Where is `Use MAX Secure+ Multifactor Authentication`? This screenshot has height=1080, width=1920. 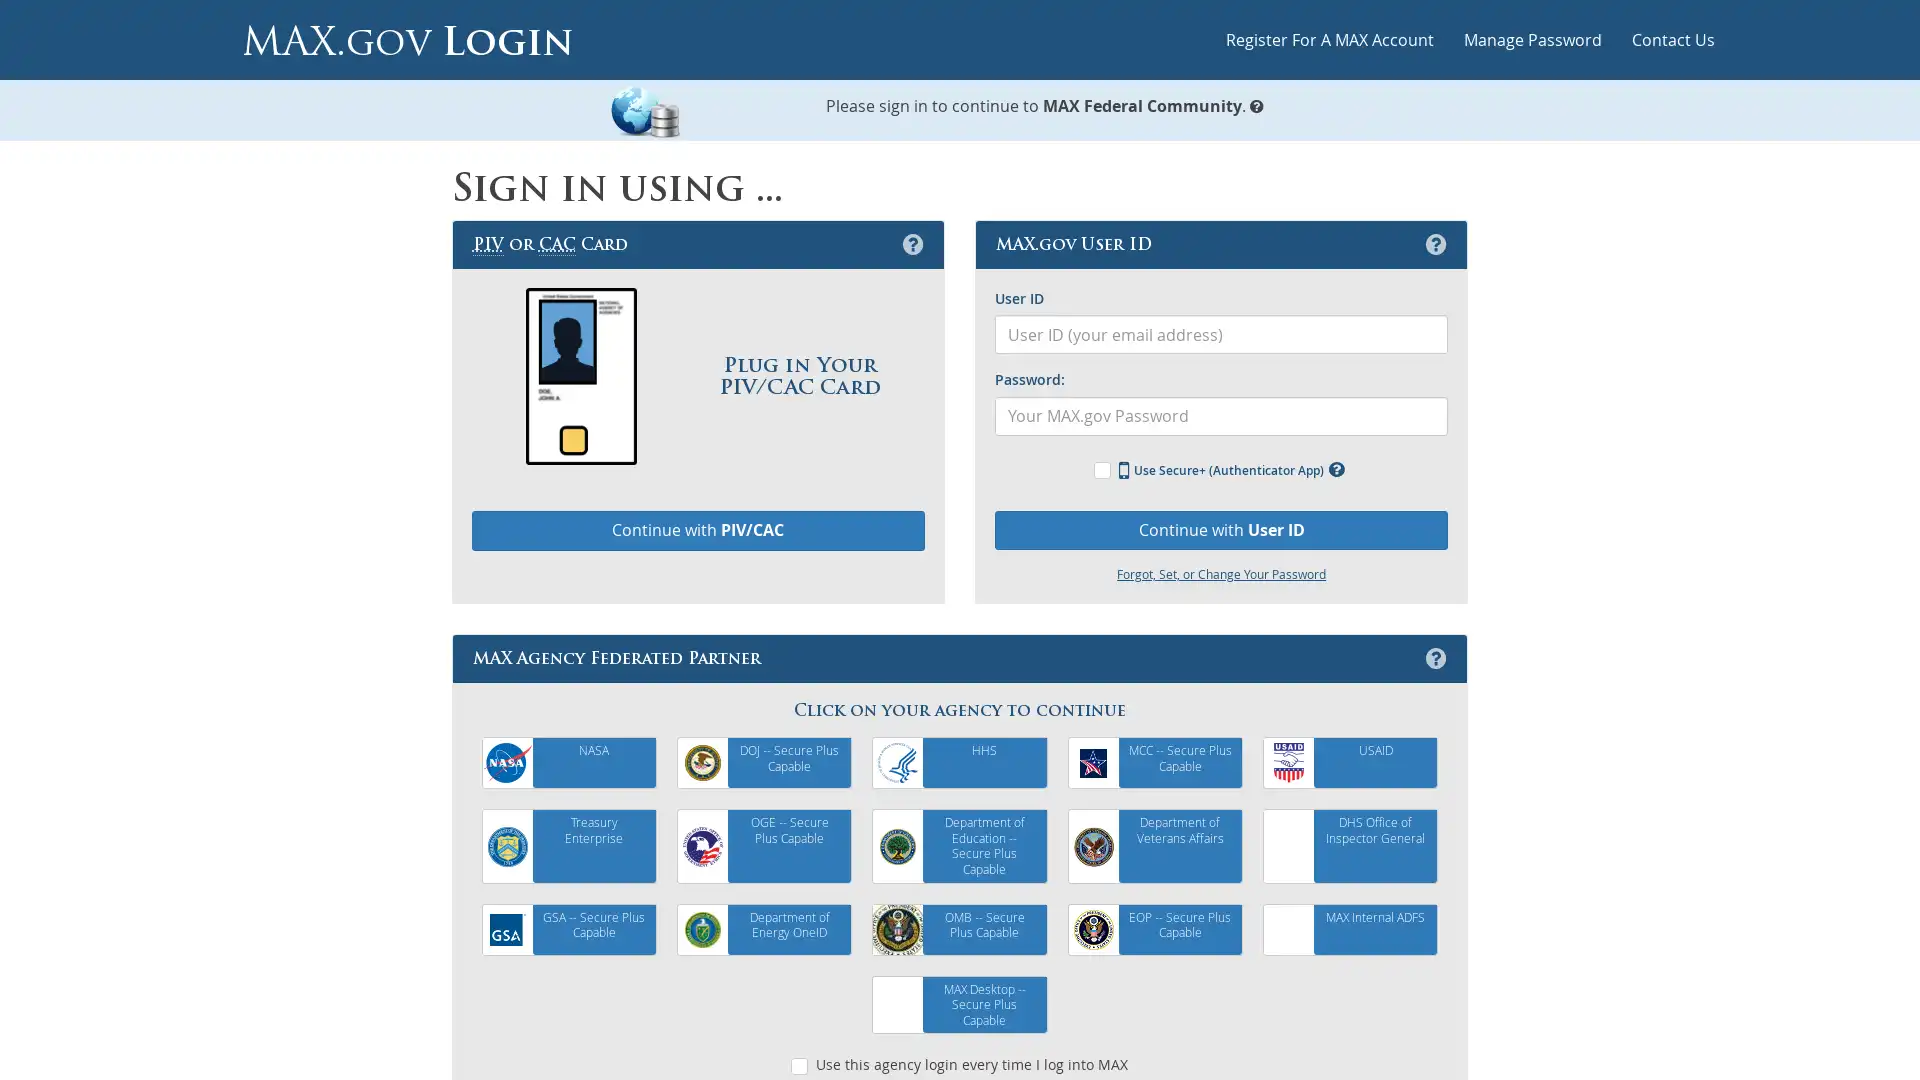
Use MAX Secure+ Multifactor Authentication is located at coordinates (1336, 469).